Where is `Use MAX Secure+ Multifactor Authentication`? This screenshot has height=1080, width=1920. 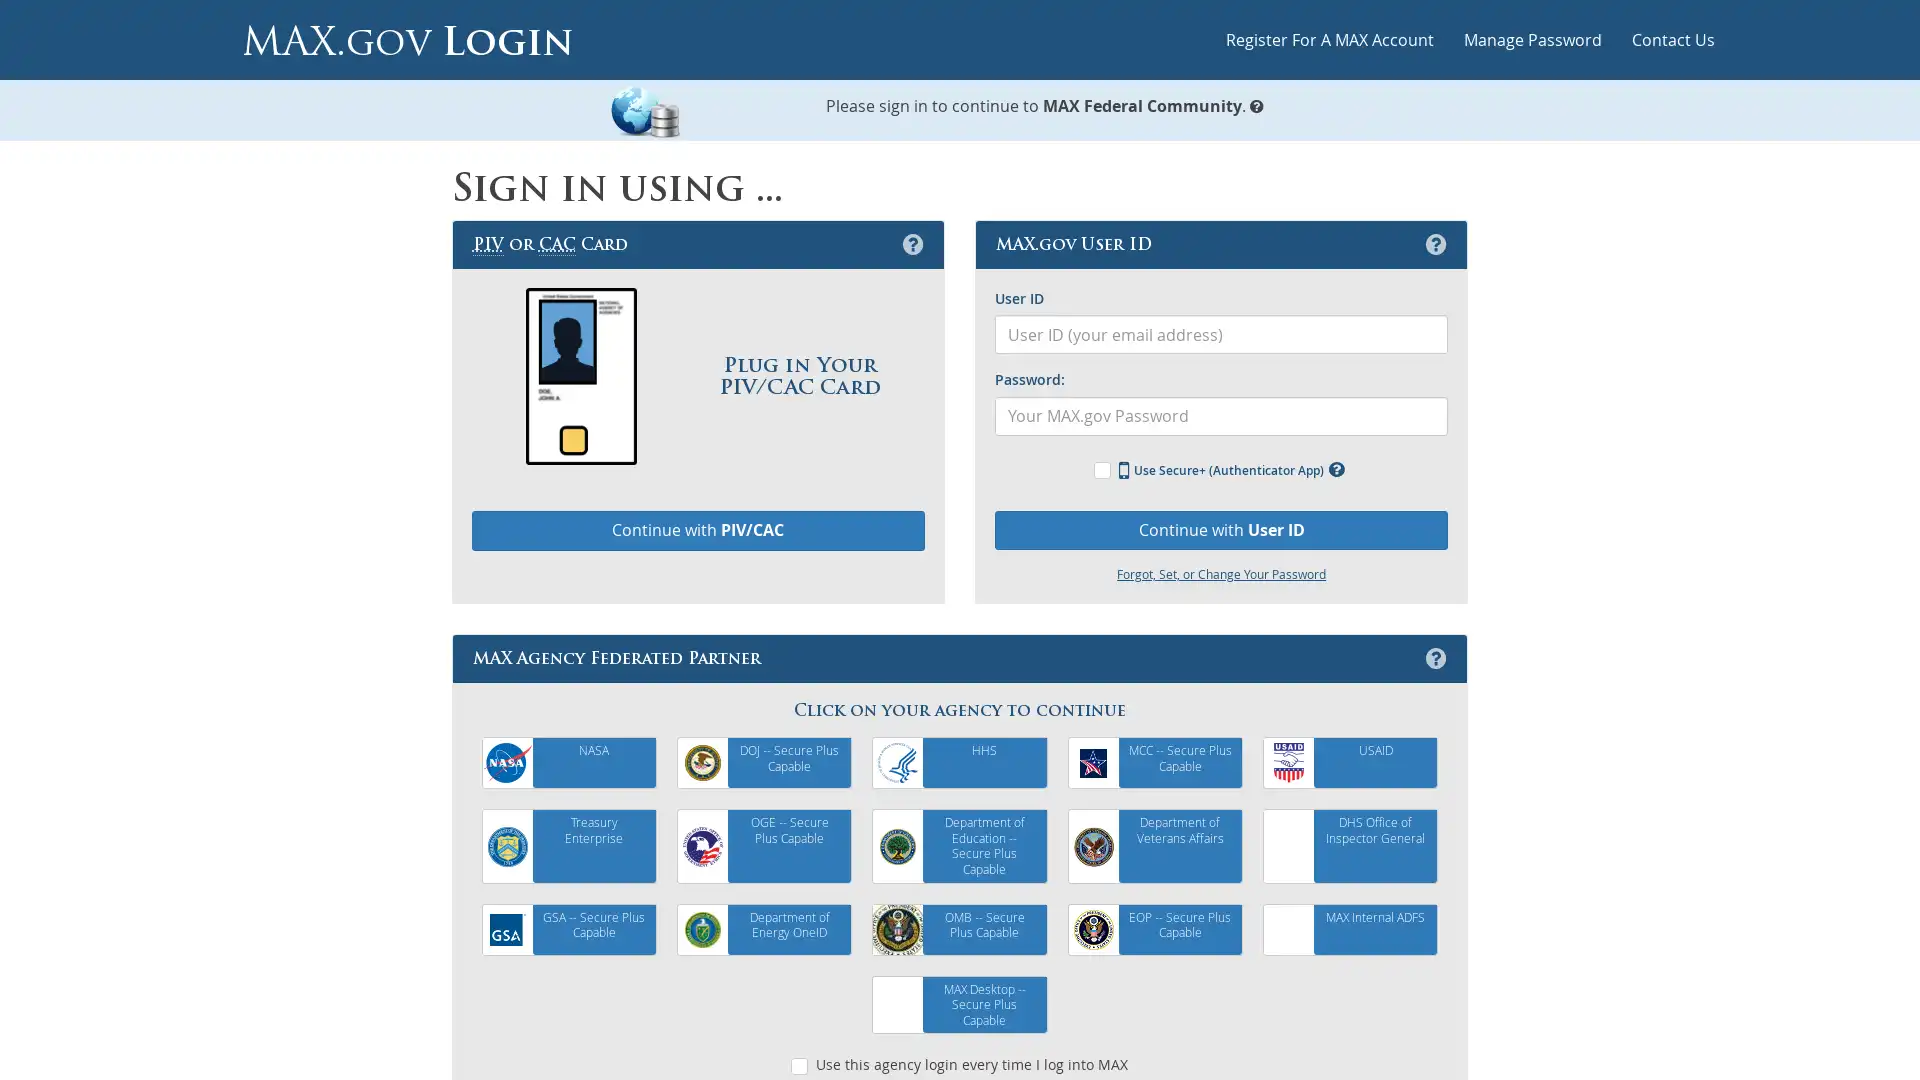
Use MAX Secure+ Multifactor Authentication is located at coordinates (1336, 469).